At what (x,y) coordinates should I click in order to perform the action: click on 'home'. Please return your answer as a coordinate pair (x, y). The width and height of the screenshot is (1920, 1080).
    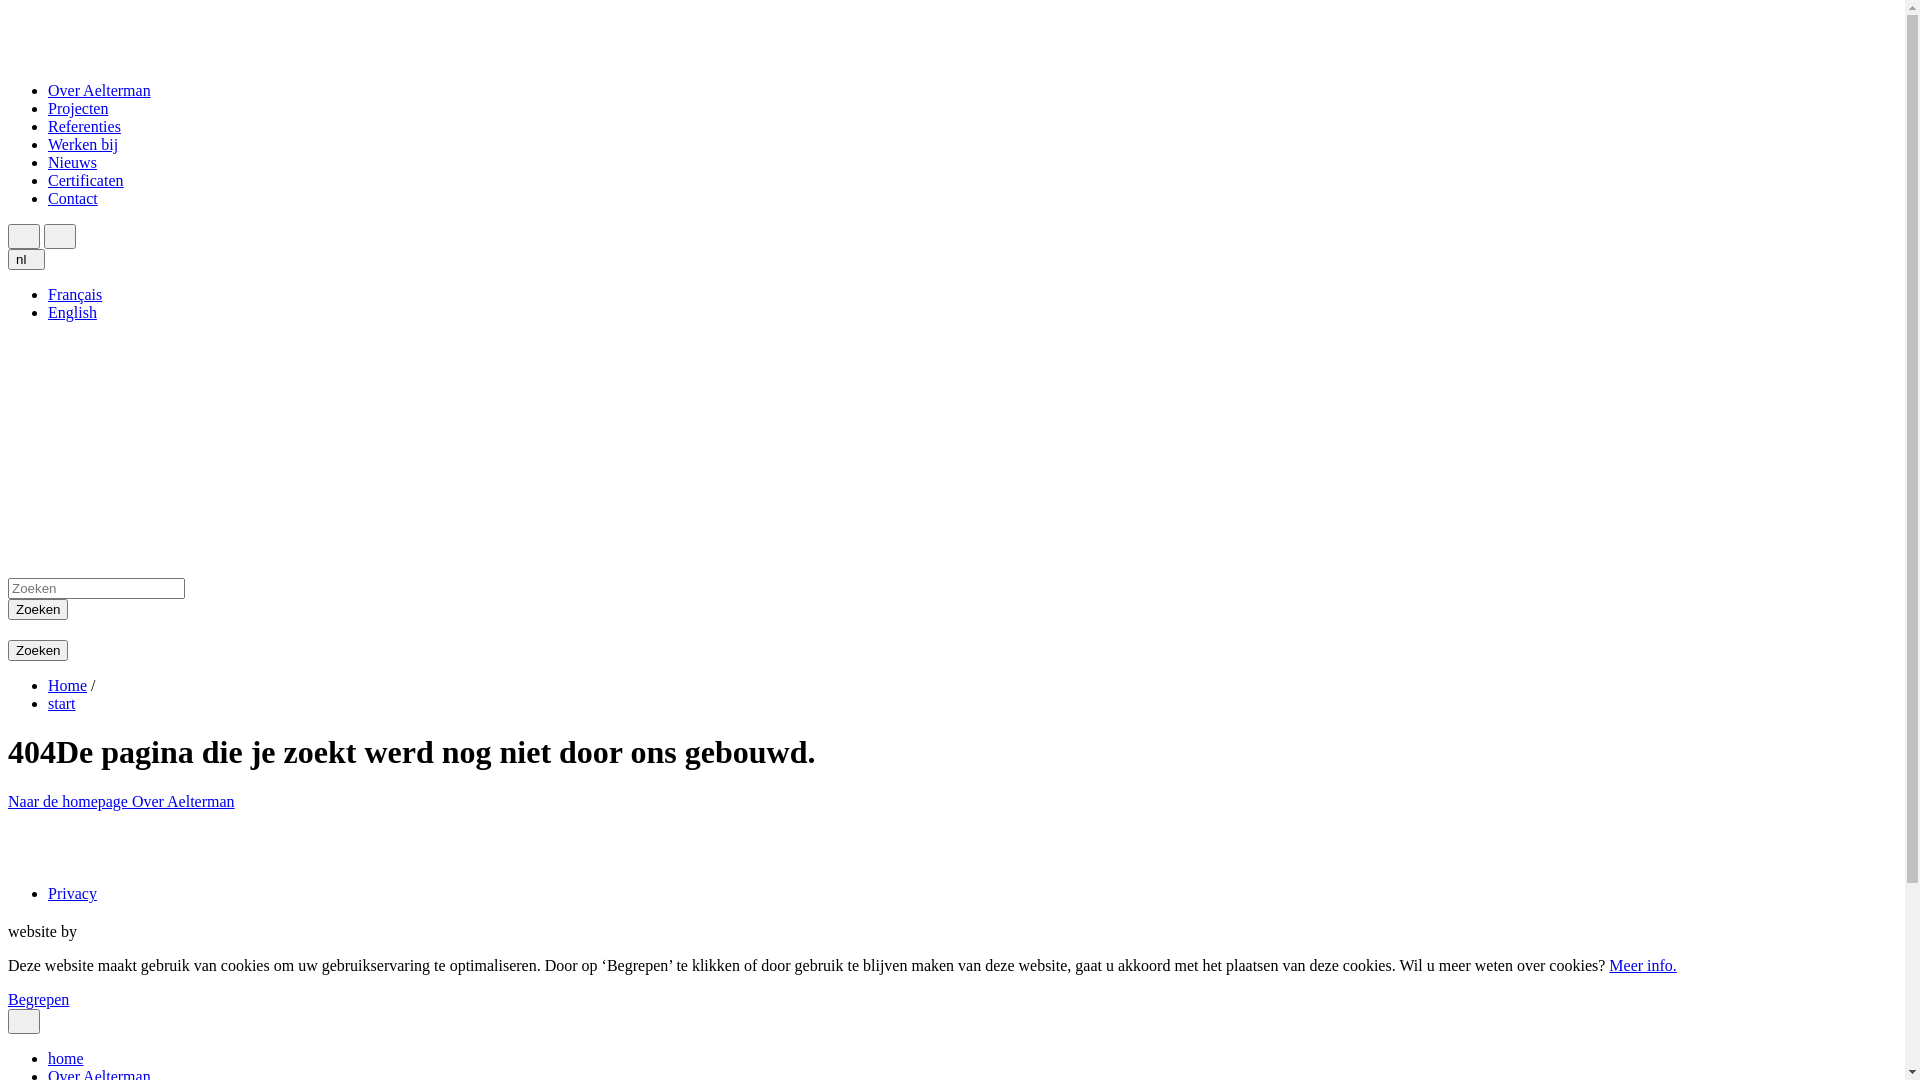
    Looking at the image, I should click on (48, 1057).